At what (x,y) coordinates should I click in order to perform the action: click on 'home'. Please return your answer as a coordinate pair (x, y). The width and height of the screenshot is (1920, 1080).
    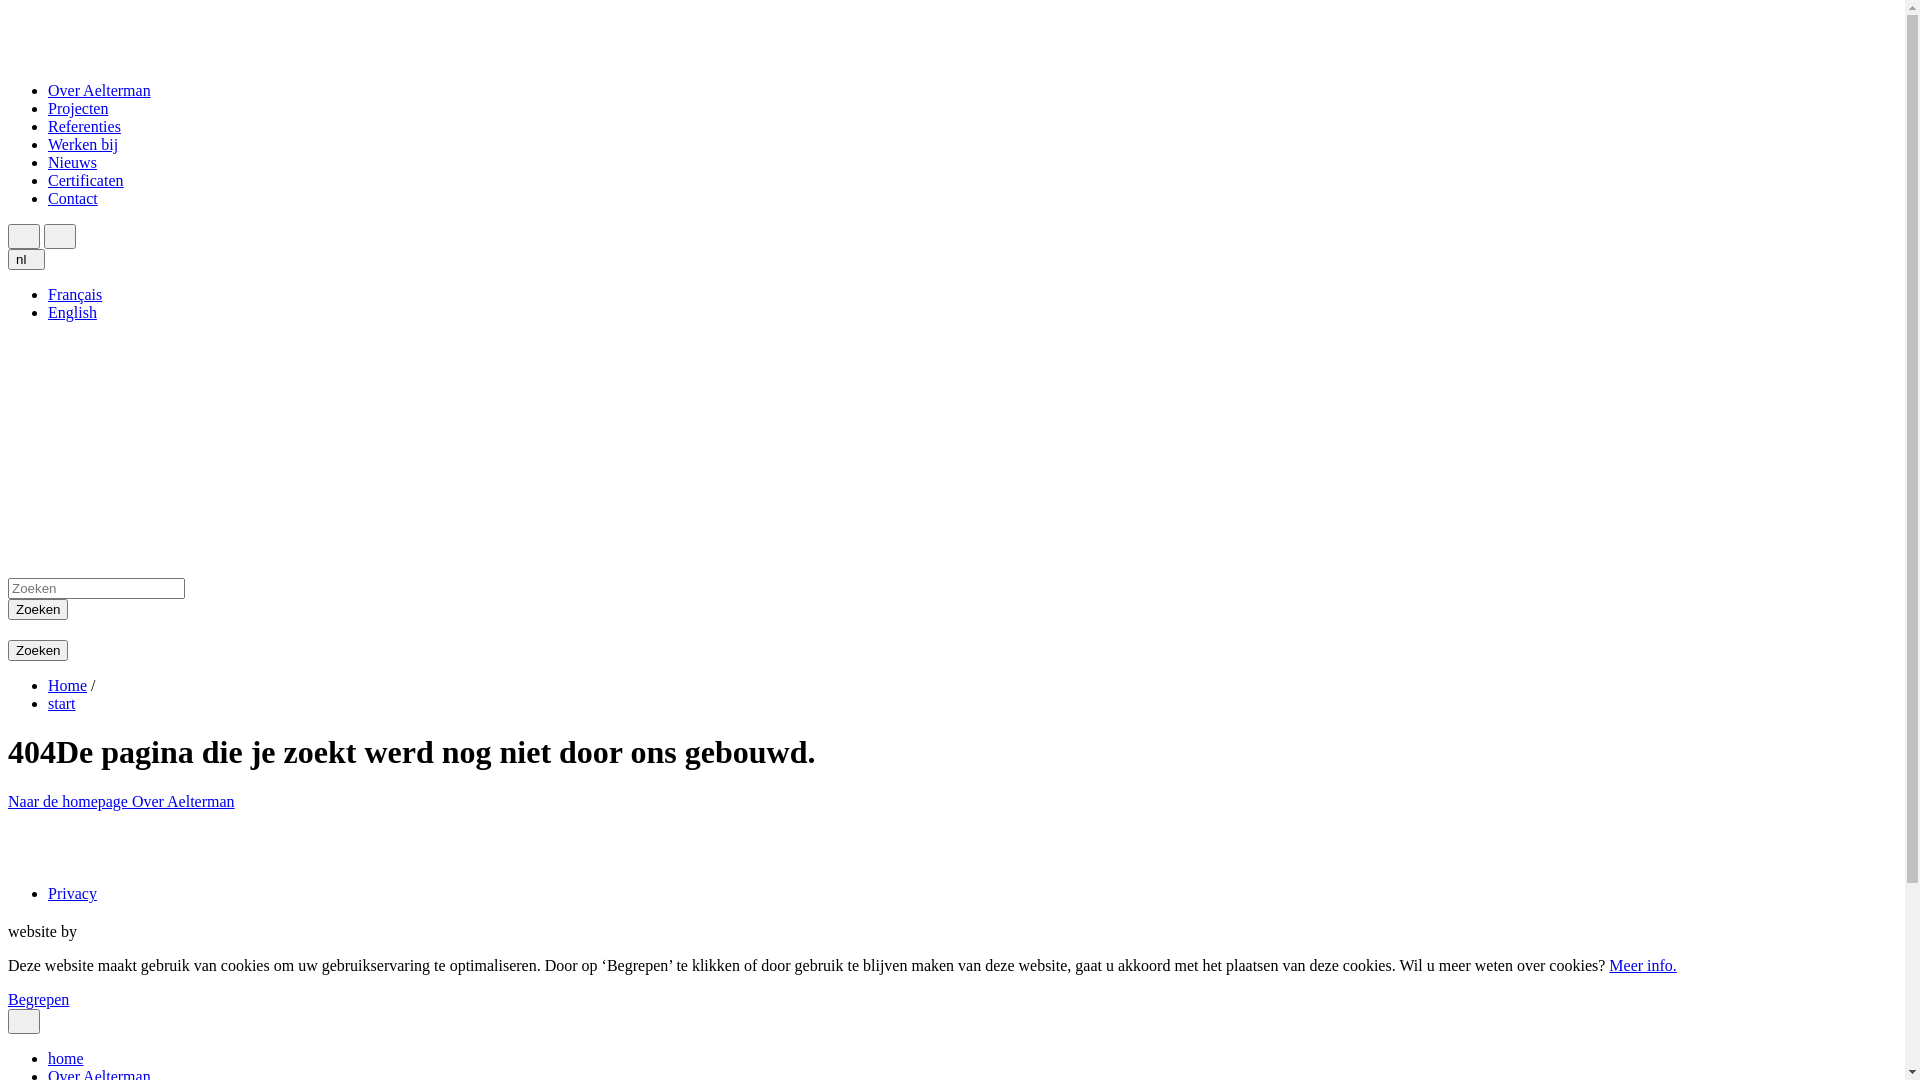
    Looking at the image, I should click on (48, 1057).